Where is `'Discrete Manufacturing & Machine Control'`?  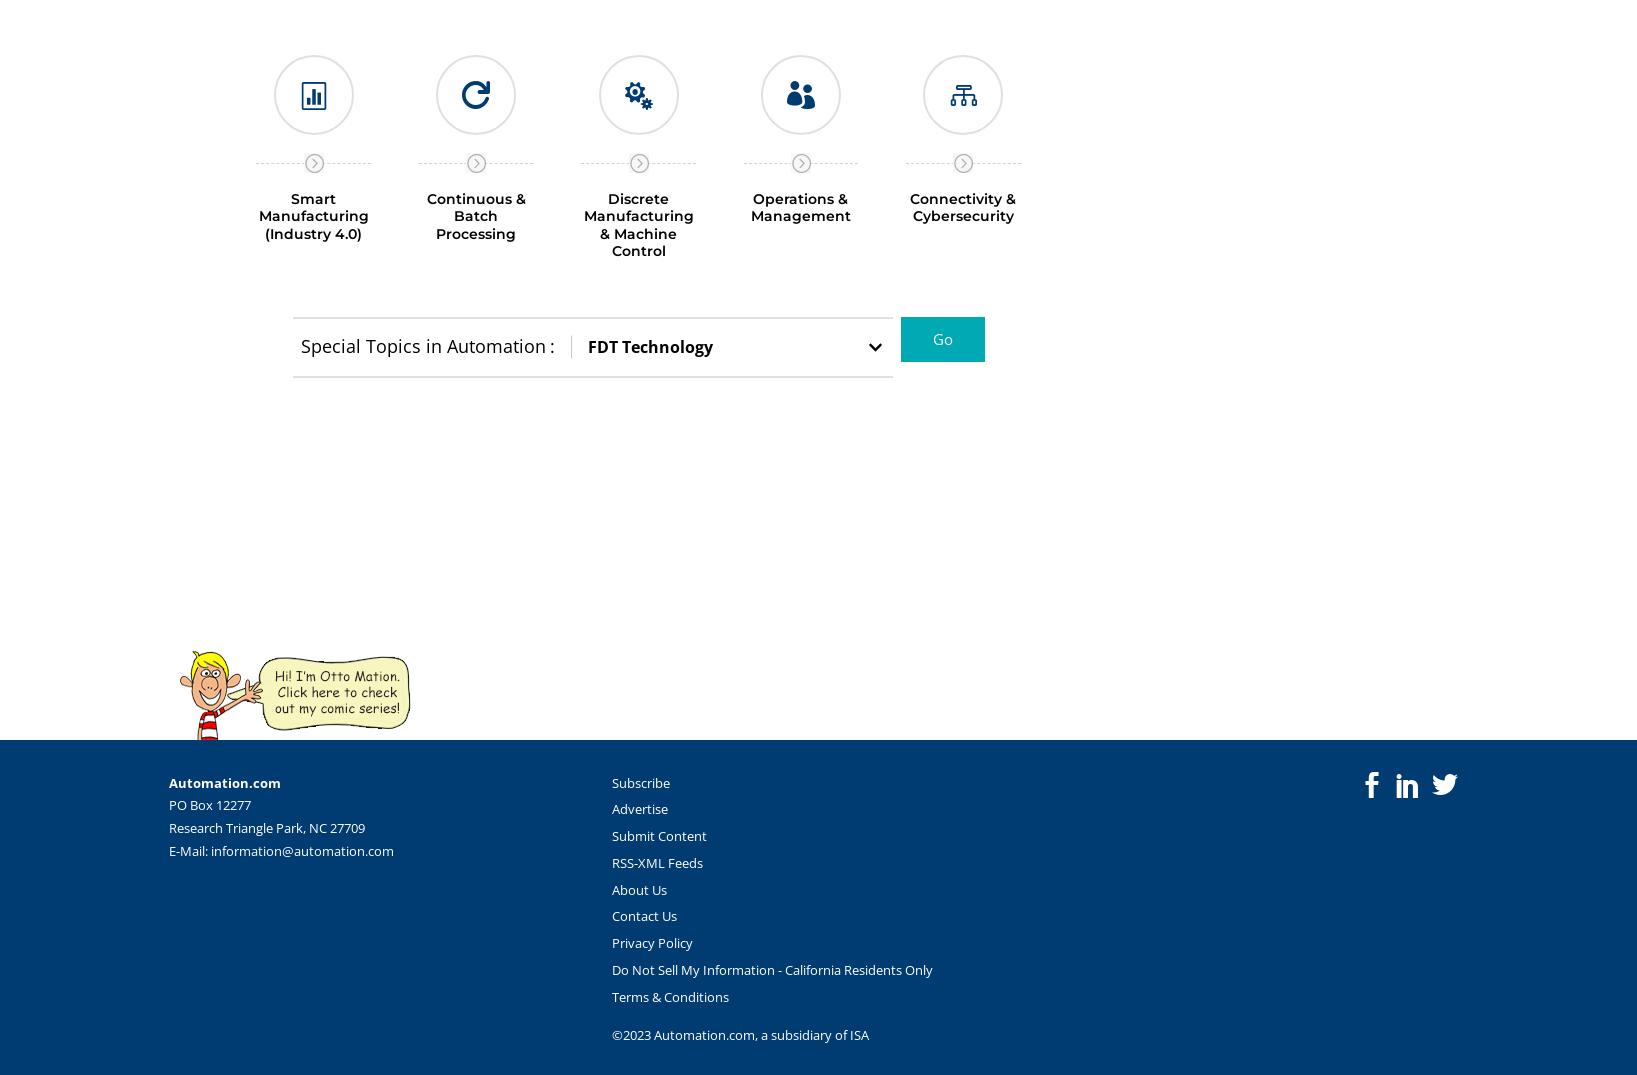 'Discrete Manufacturing & Machine Control' is located at coordinates (636, 223).